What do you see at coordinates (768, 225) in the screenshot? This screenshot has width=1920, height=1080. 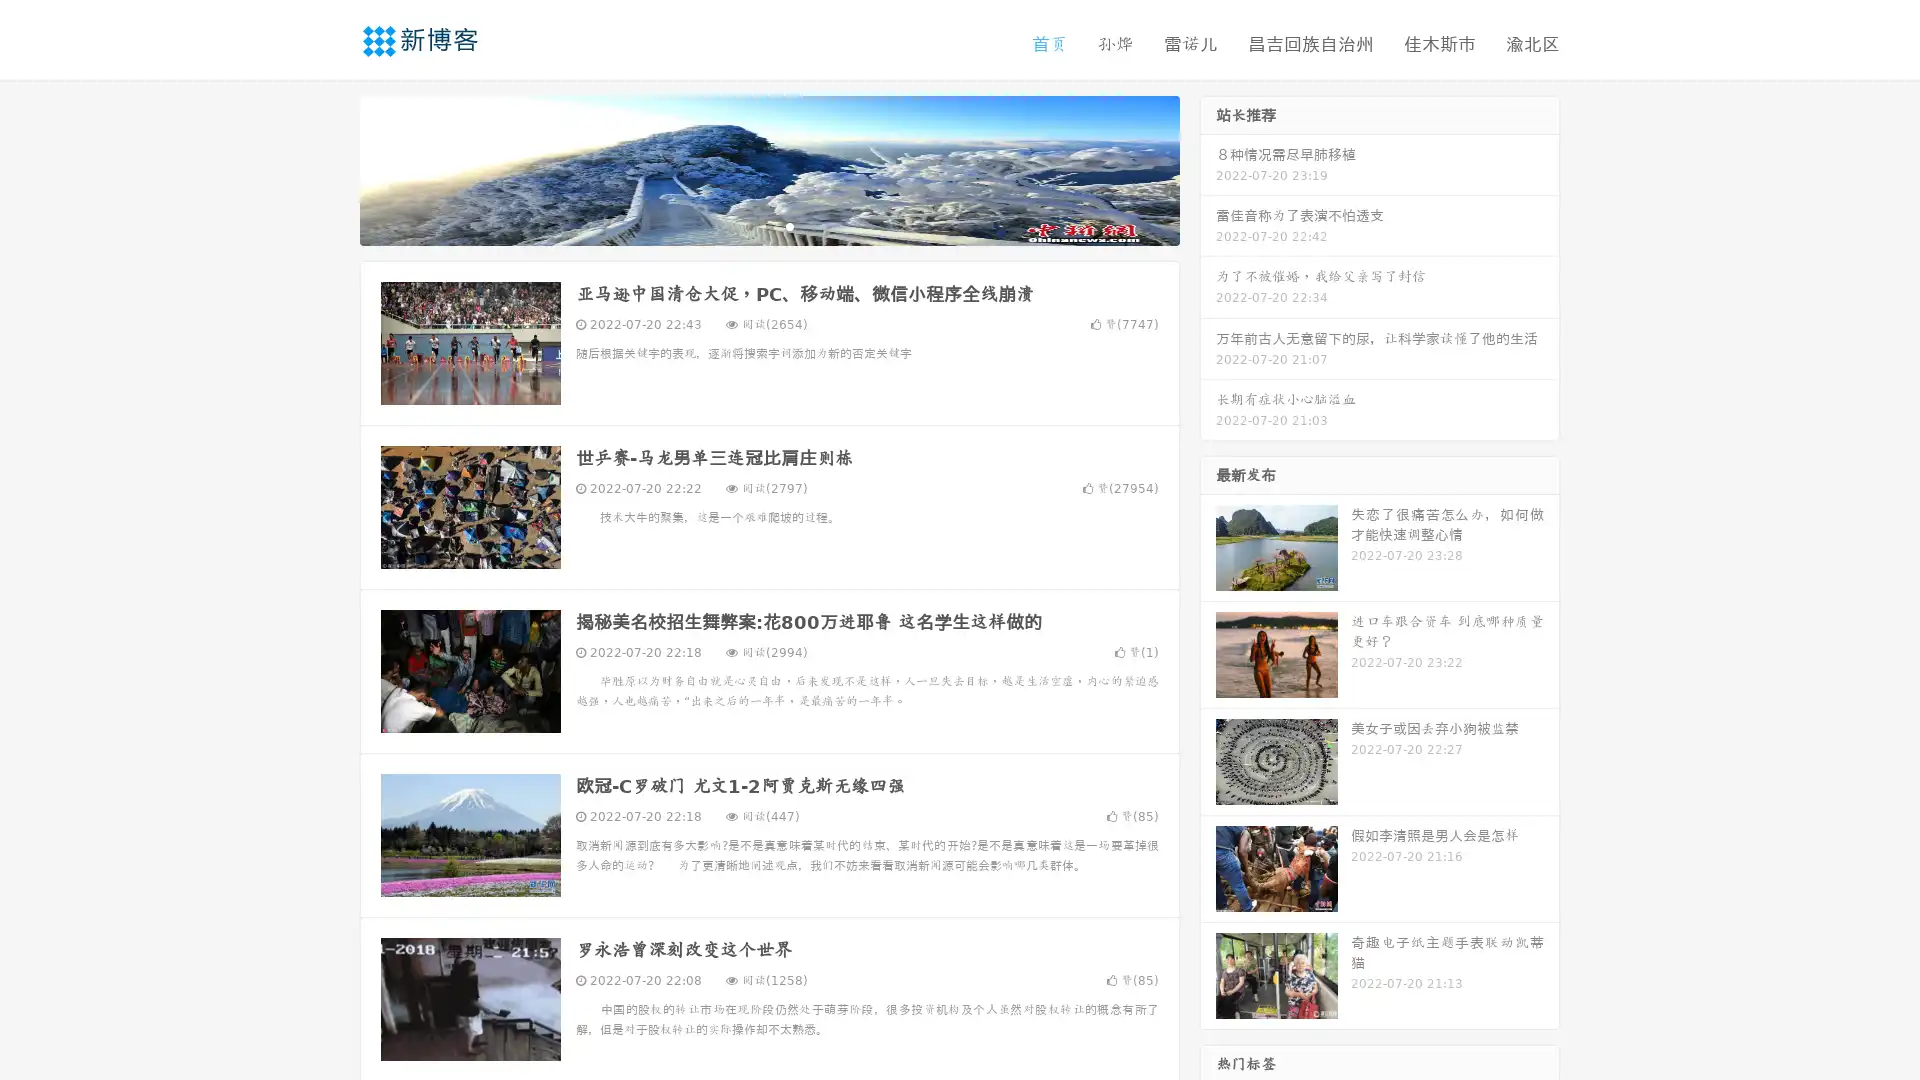 I see `Go to slide 2` at bounding box center [768, 225].